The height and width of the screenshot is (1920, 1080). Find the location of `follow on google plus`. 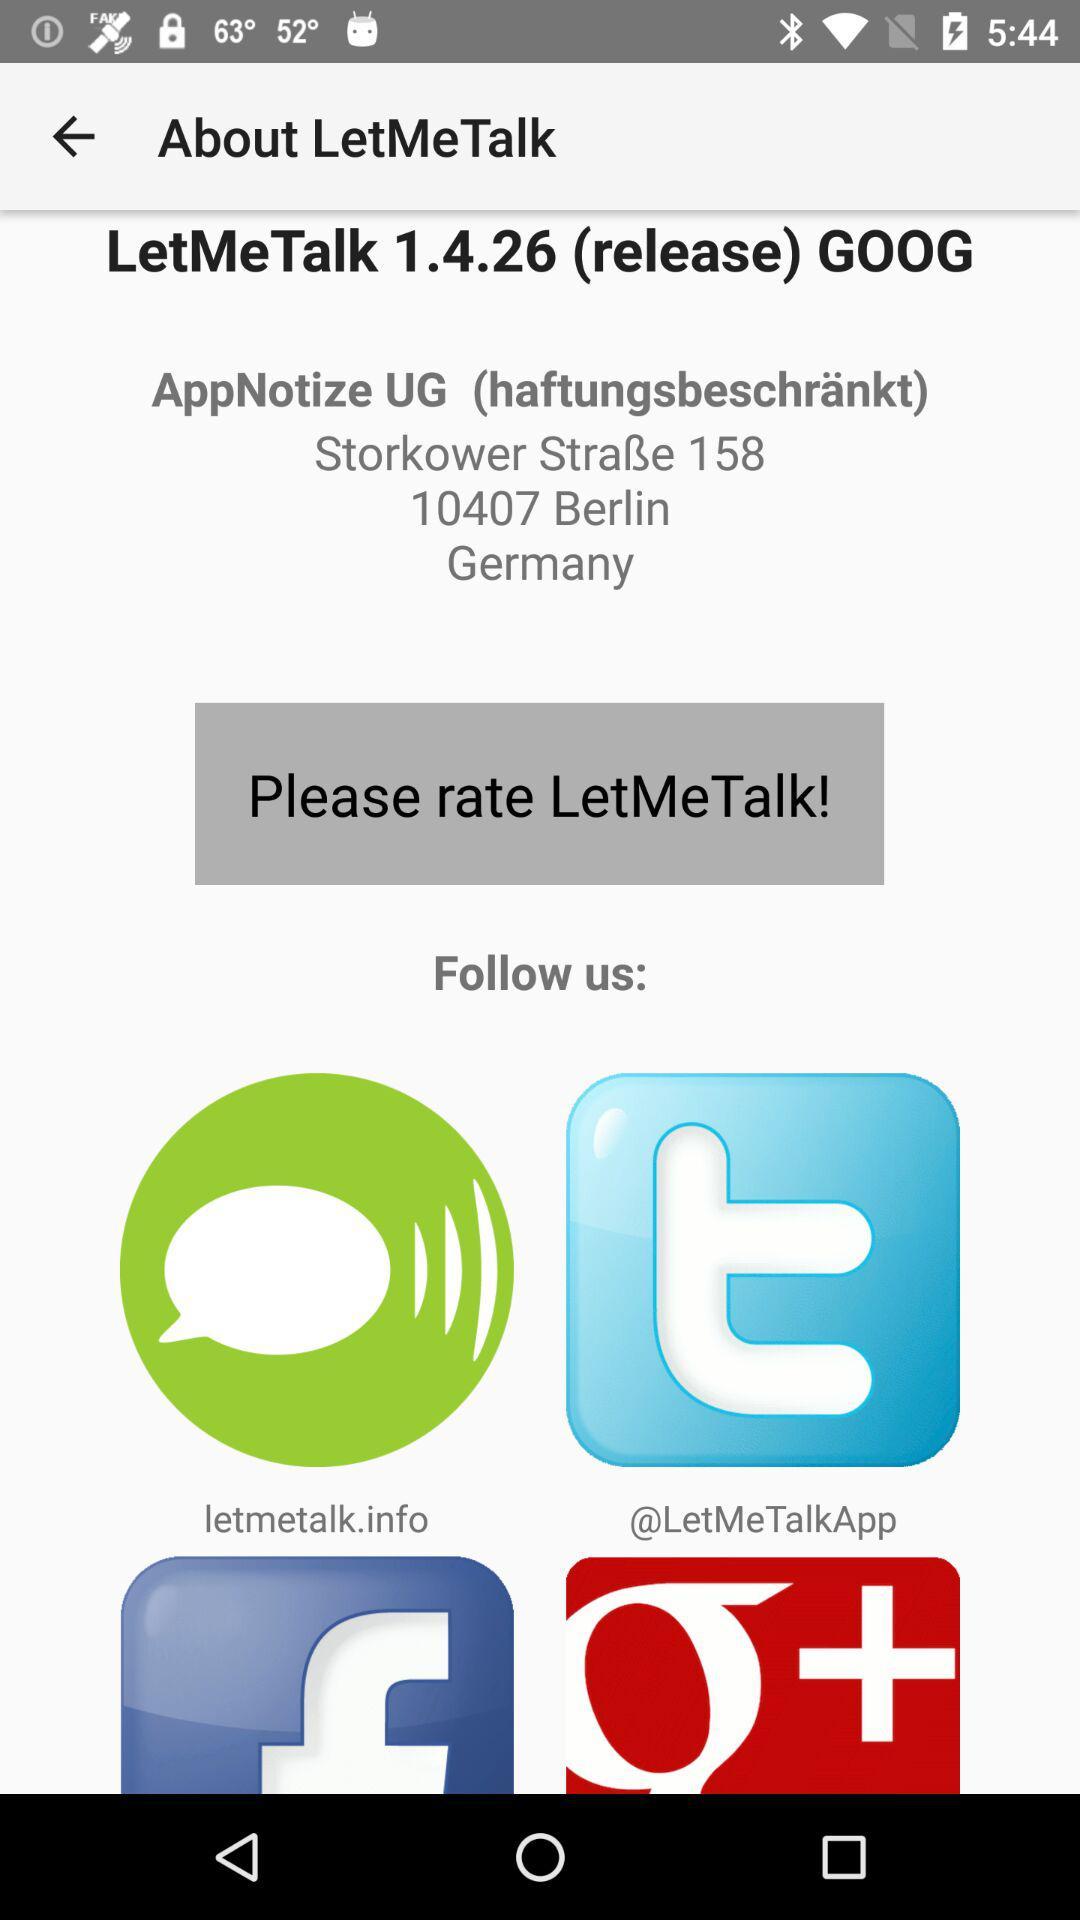

follow on google plus is located at coordinates (763, 1674).